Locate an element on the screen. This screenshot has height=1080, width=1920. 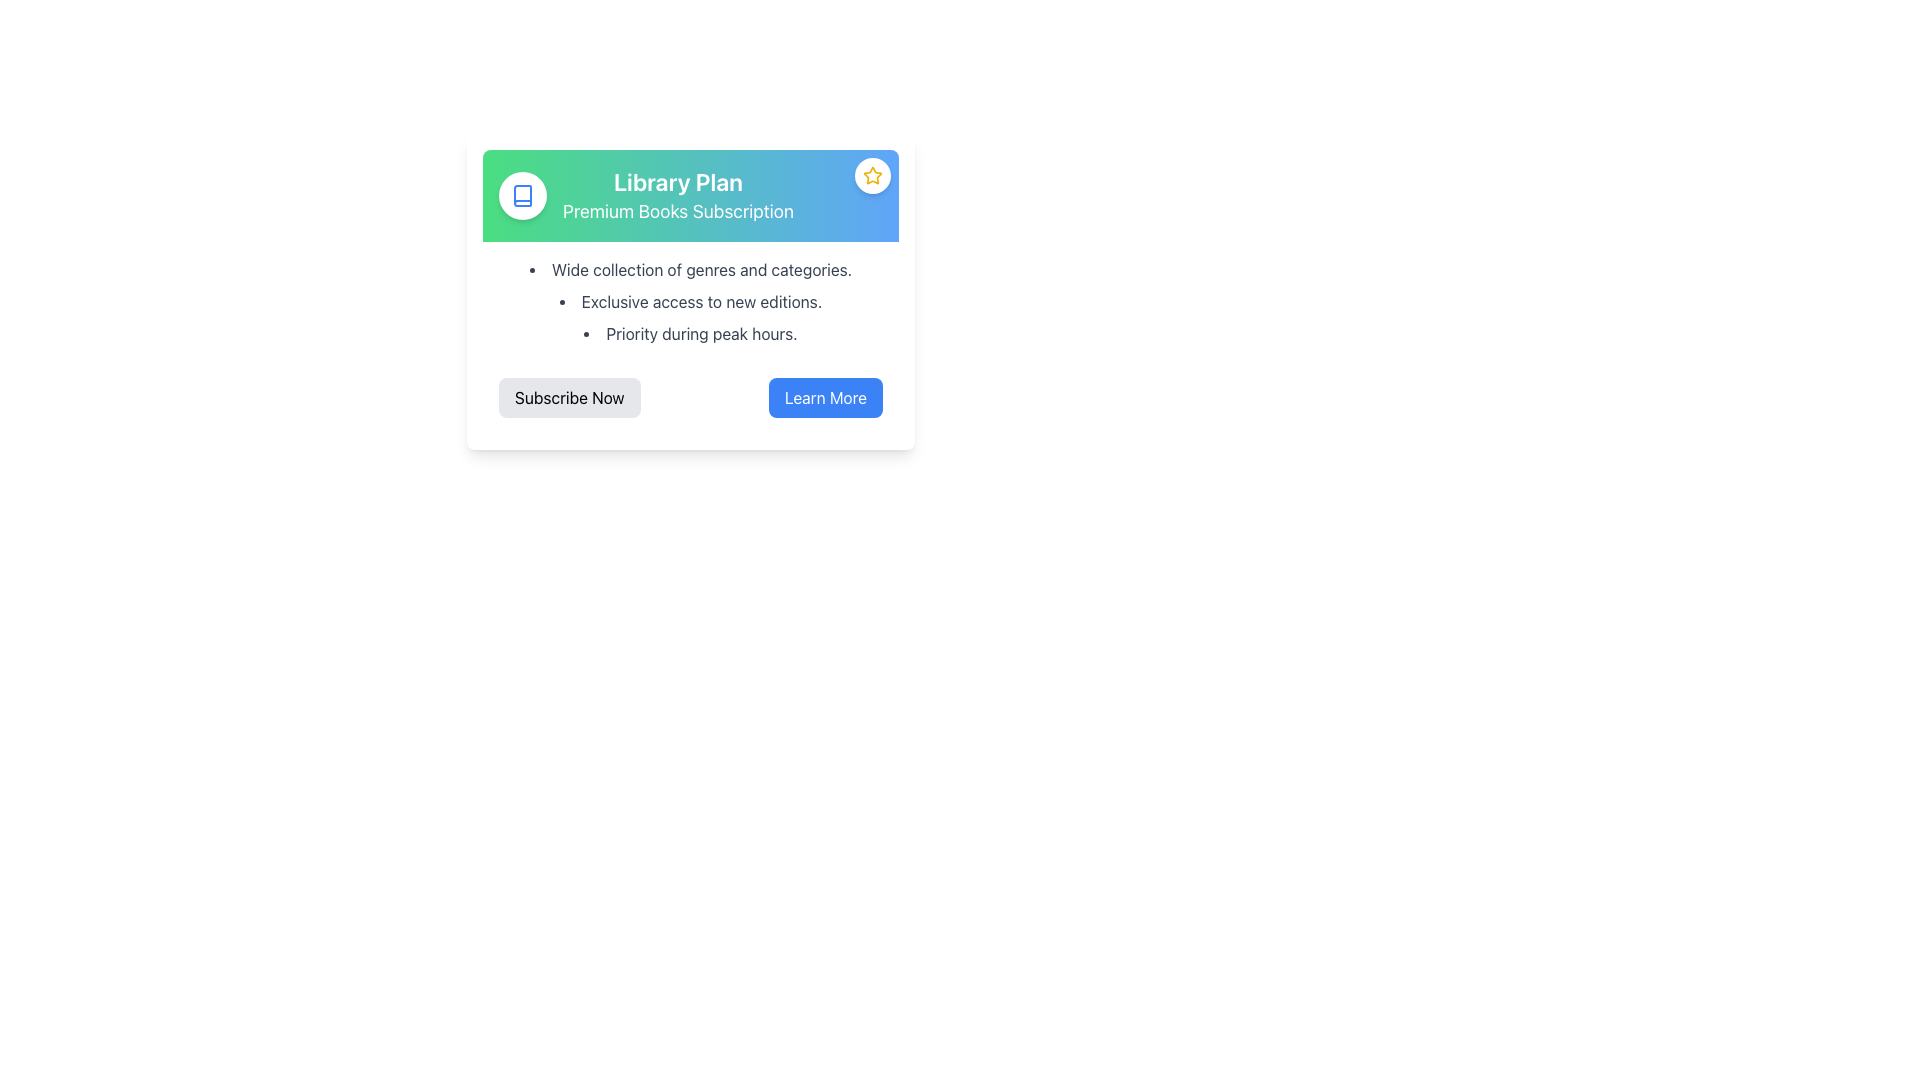
the prominent header text element indicating the plan name or title, located at the top-left area of the card interface is located at coordinates (678, 181).